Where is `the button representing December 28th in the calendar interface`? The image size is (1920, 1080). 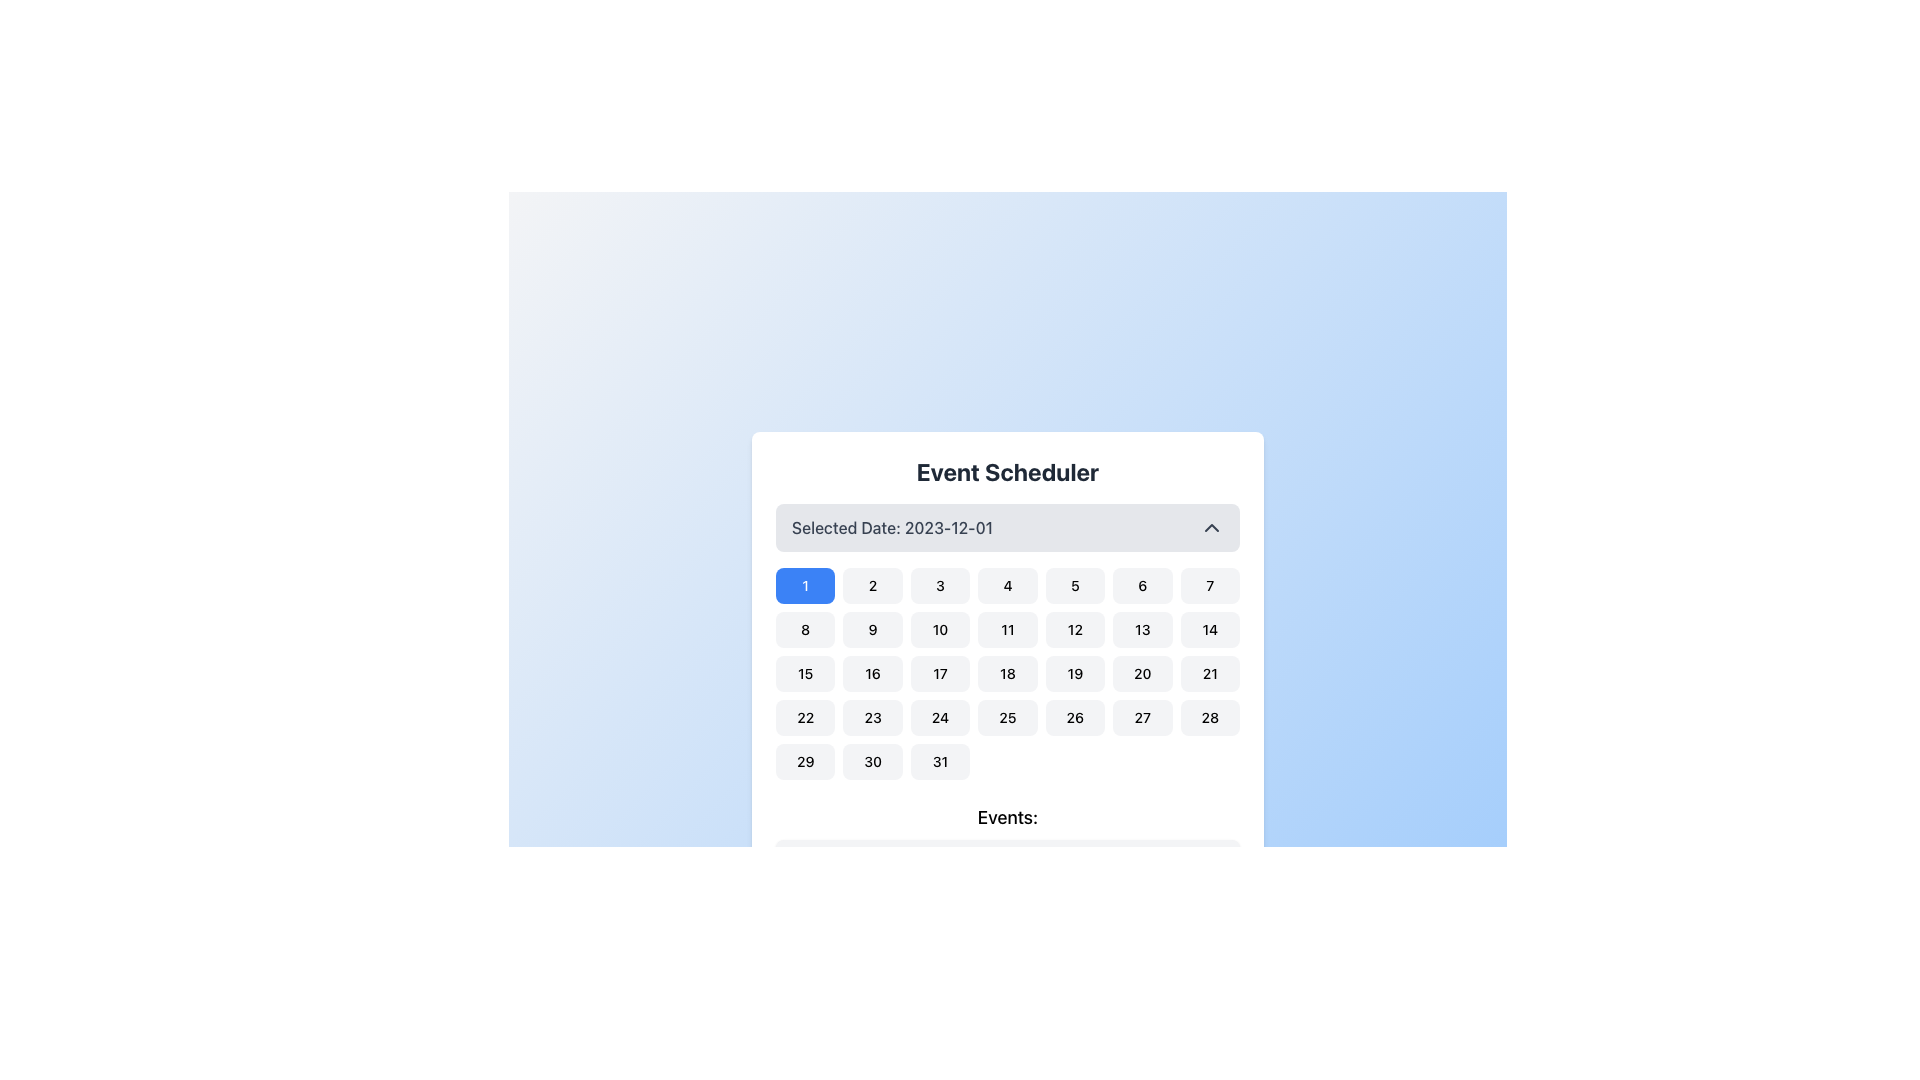
the button representing December 28th in the calendar interface is located at coordinates (1209, 716).